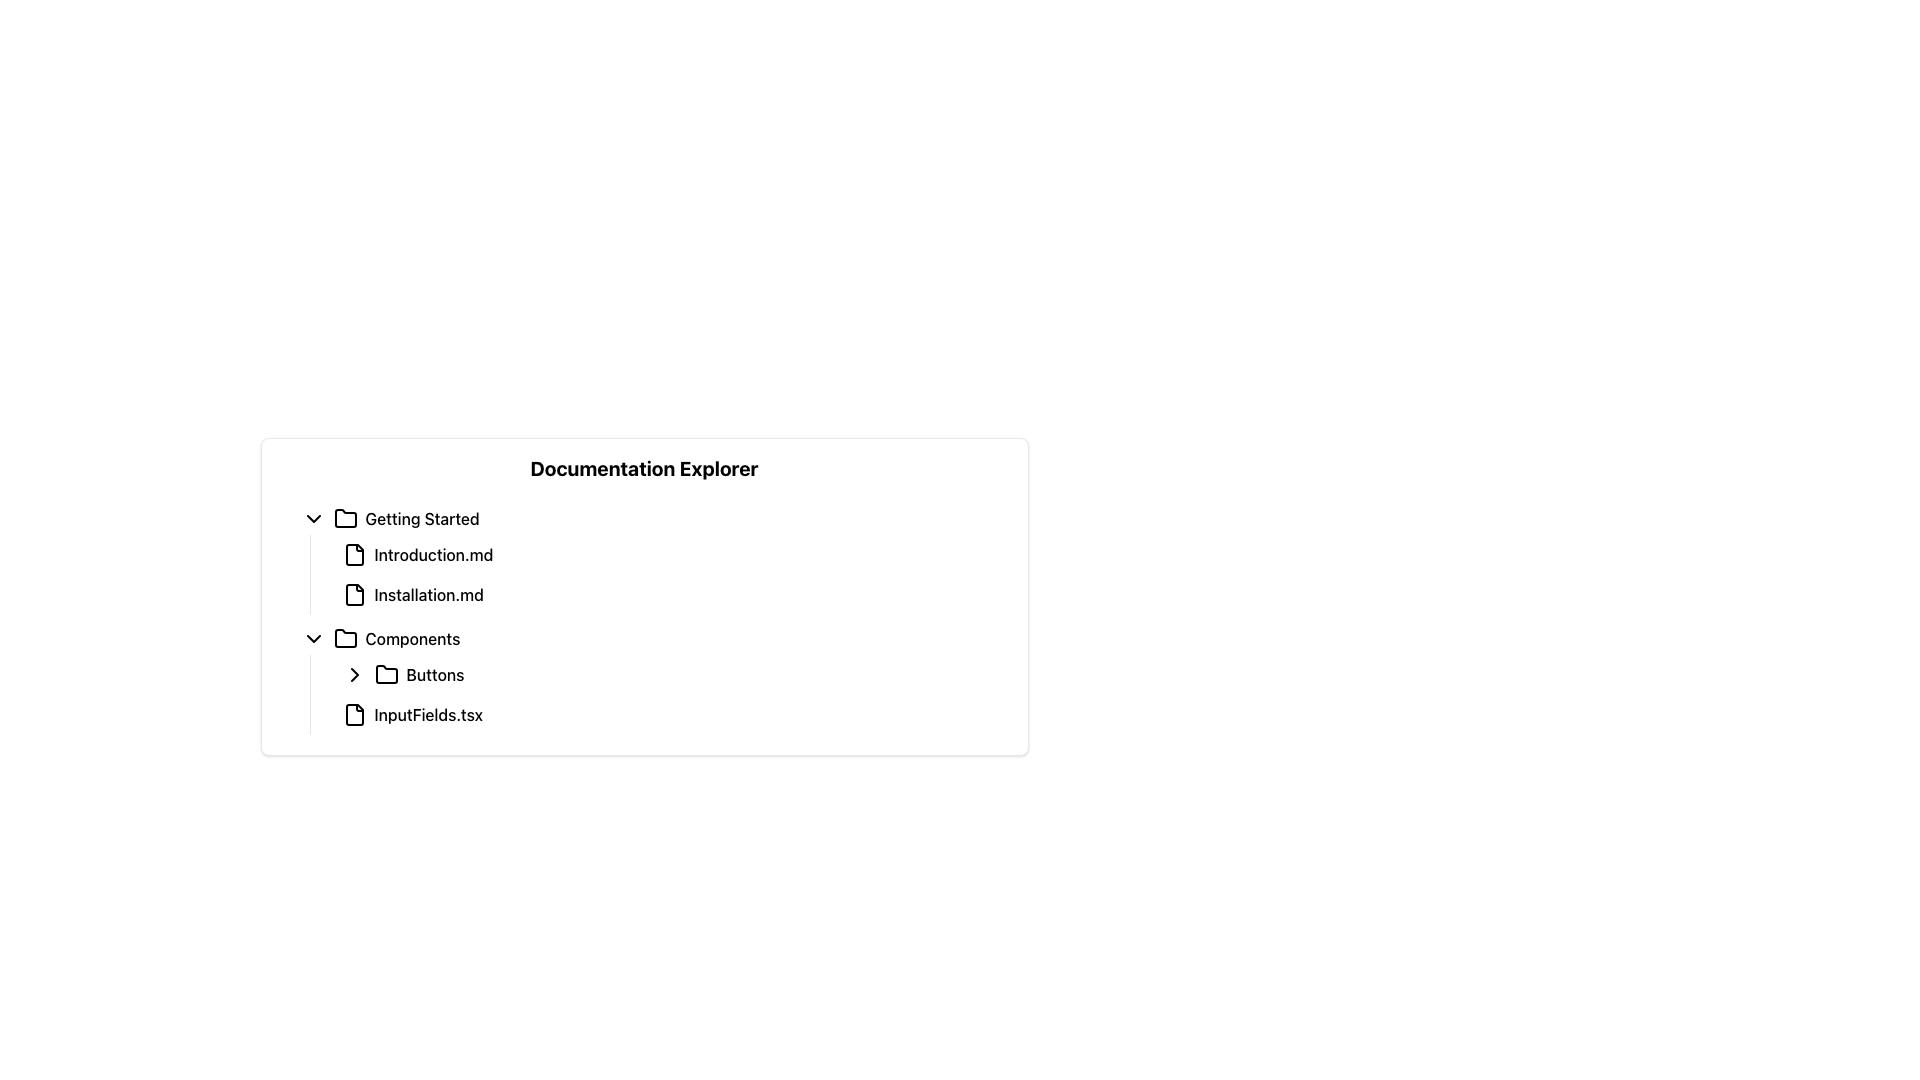 The height and width of the screenshot is (1080, 1920). Describe the element at coordinates (354, 593) in the screenshot. I see `the file icon representing 'Installation.md' located in the 'Getting Started' section of the 'Documentation Explorer'` at that location.